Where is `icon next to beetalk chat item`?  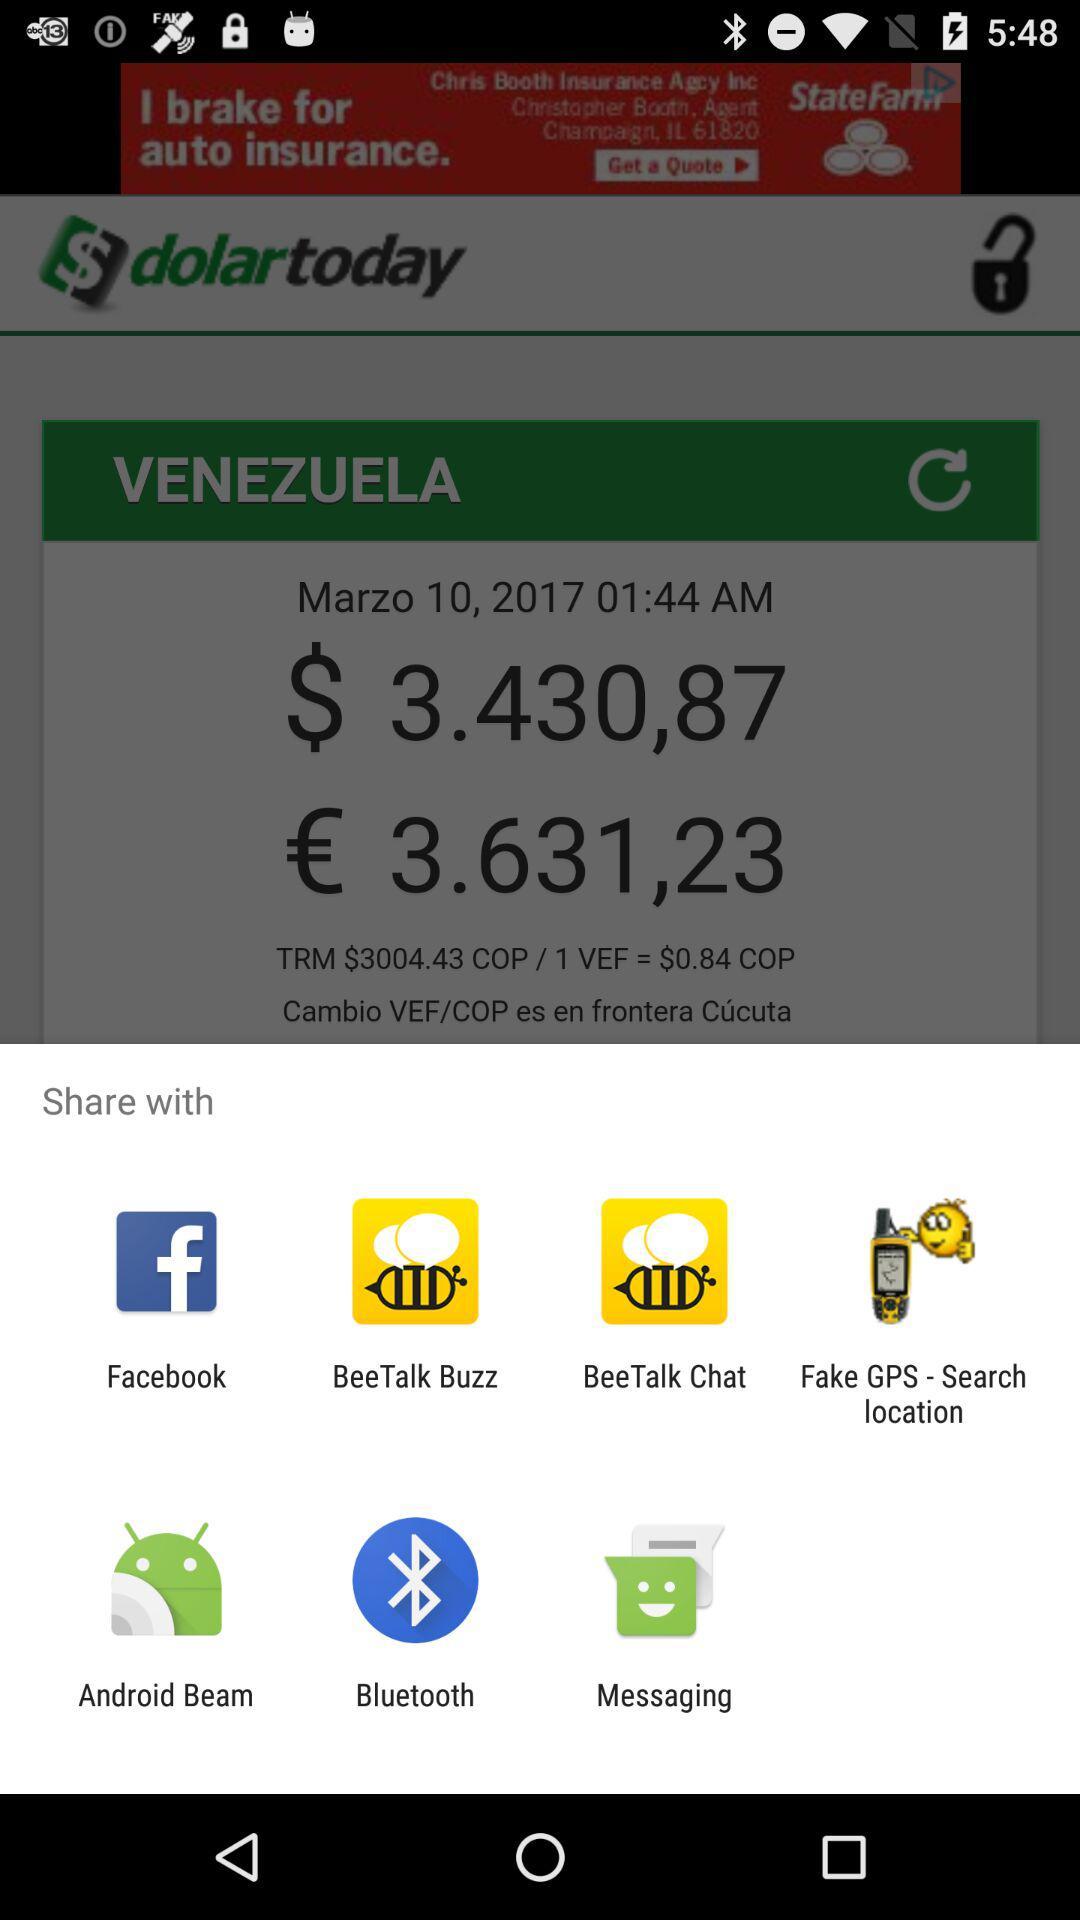 icon next to beetalk chat item is located at coordinates (913, 1392).